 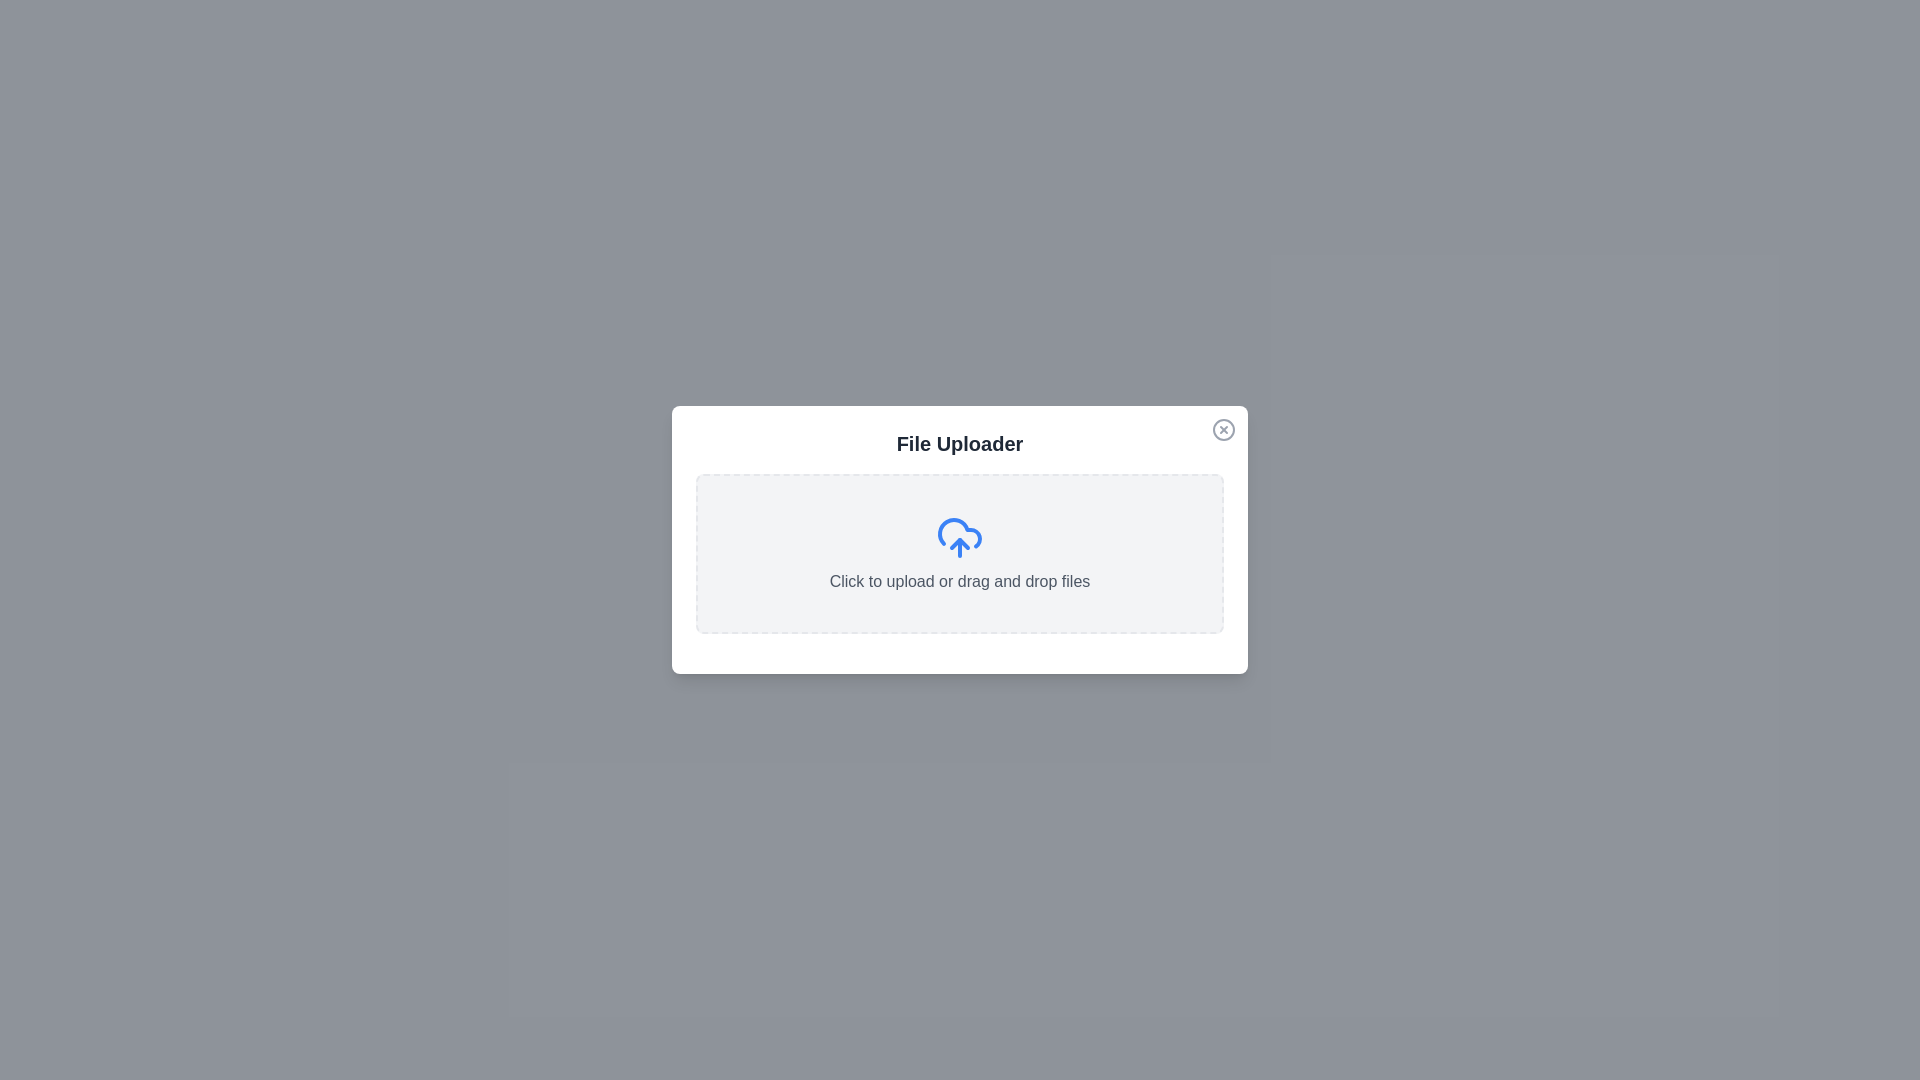 I want to click on the close button located at the top-right corner of the dialog, so click(x=1223, y=428).